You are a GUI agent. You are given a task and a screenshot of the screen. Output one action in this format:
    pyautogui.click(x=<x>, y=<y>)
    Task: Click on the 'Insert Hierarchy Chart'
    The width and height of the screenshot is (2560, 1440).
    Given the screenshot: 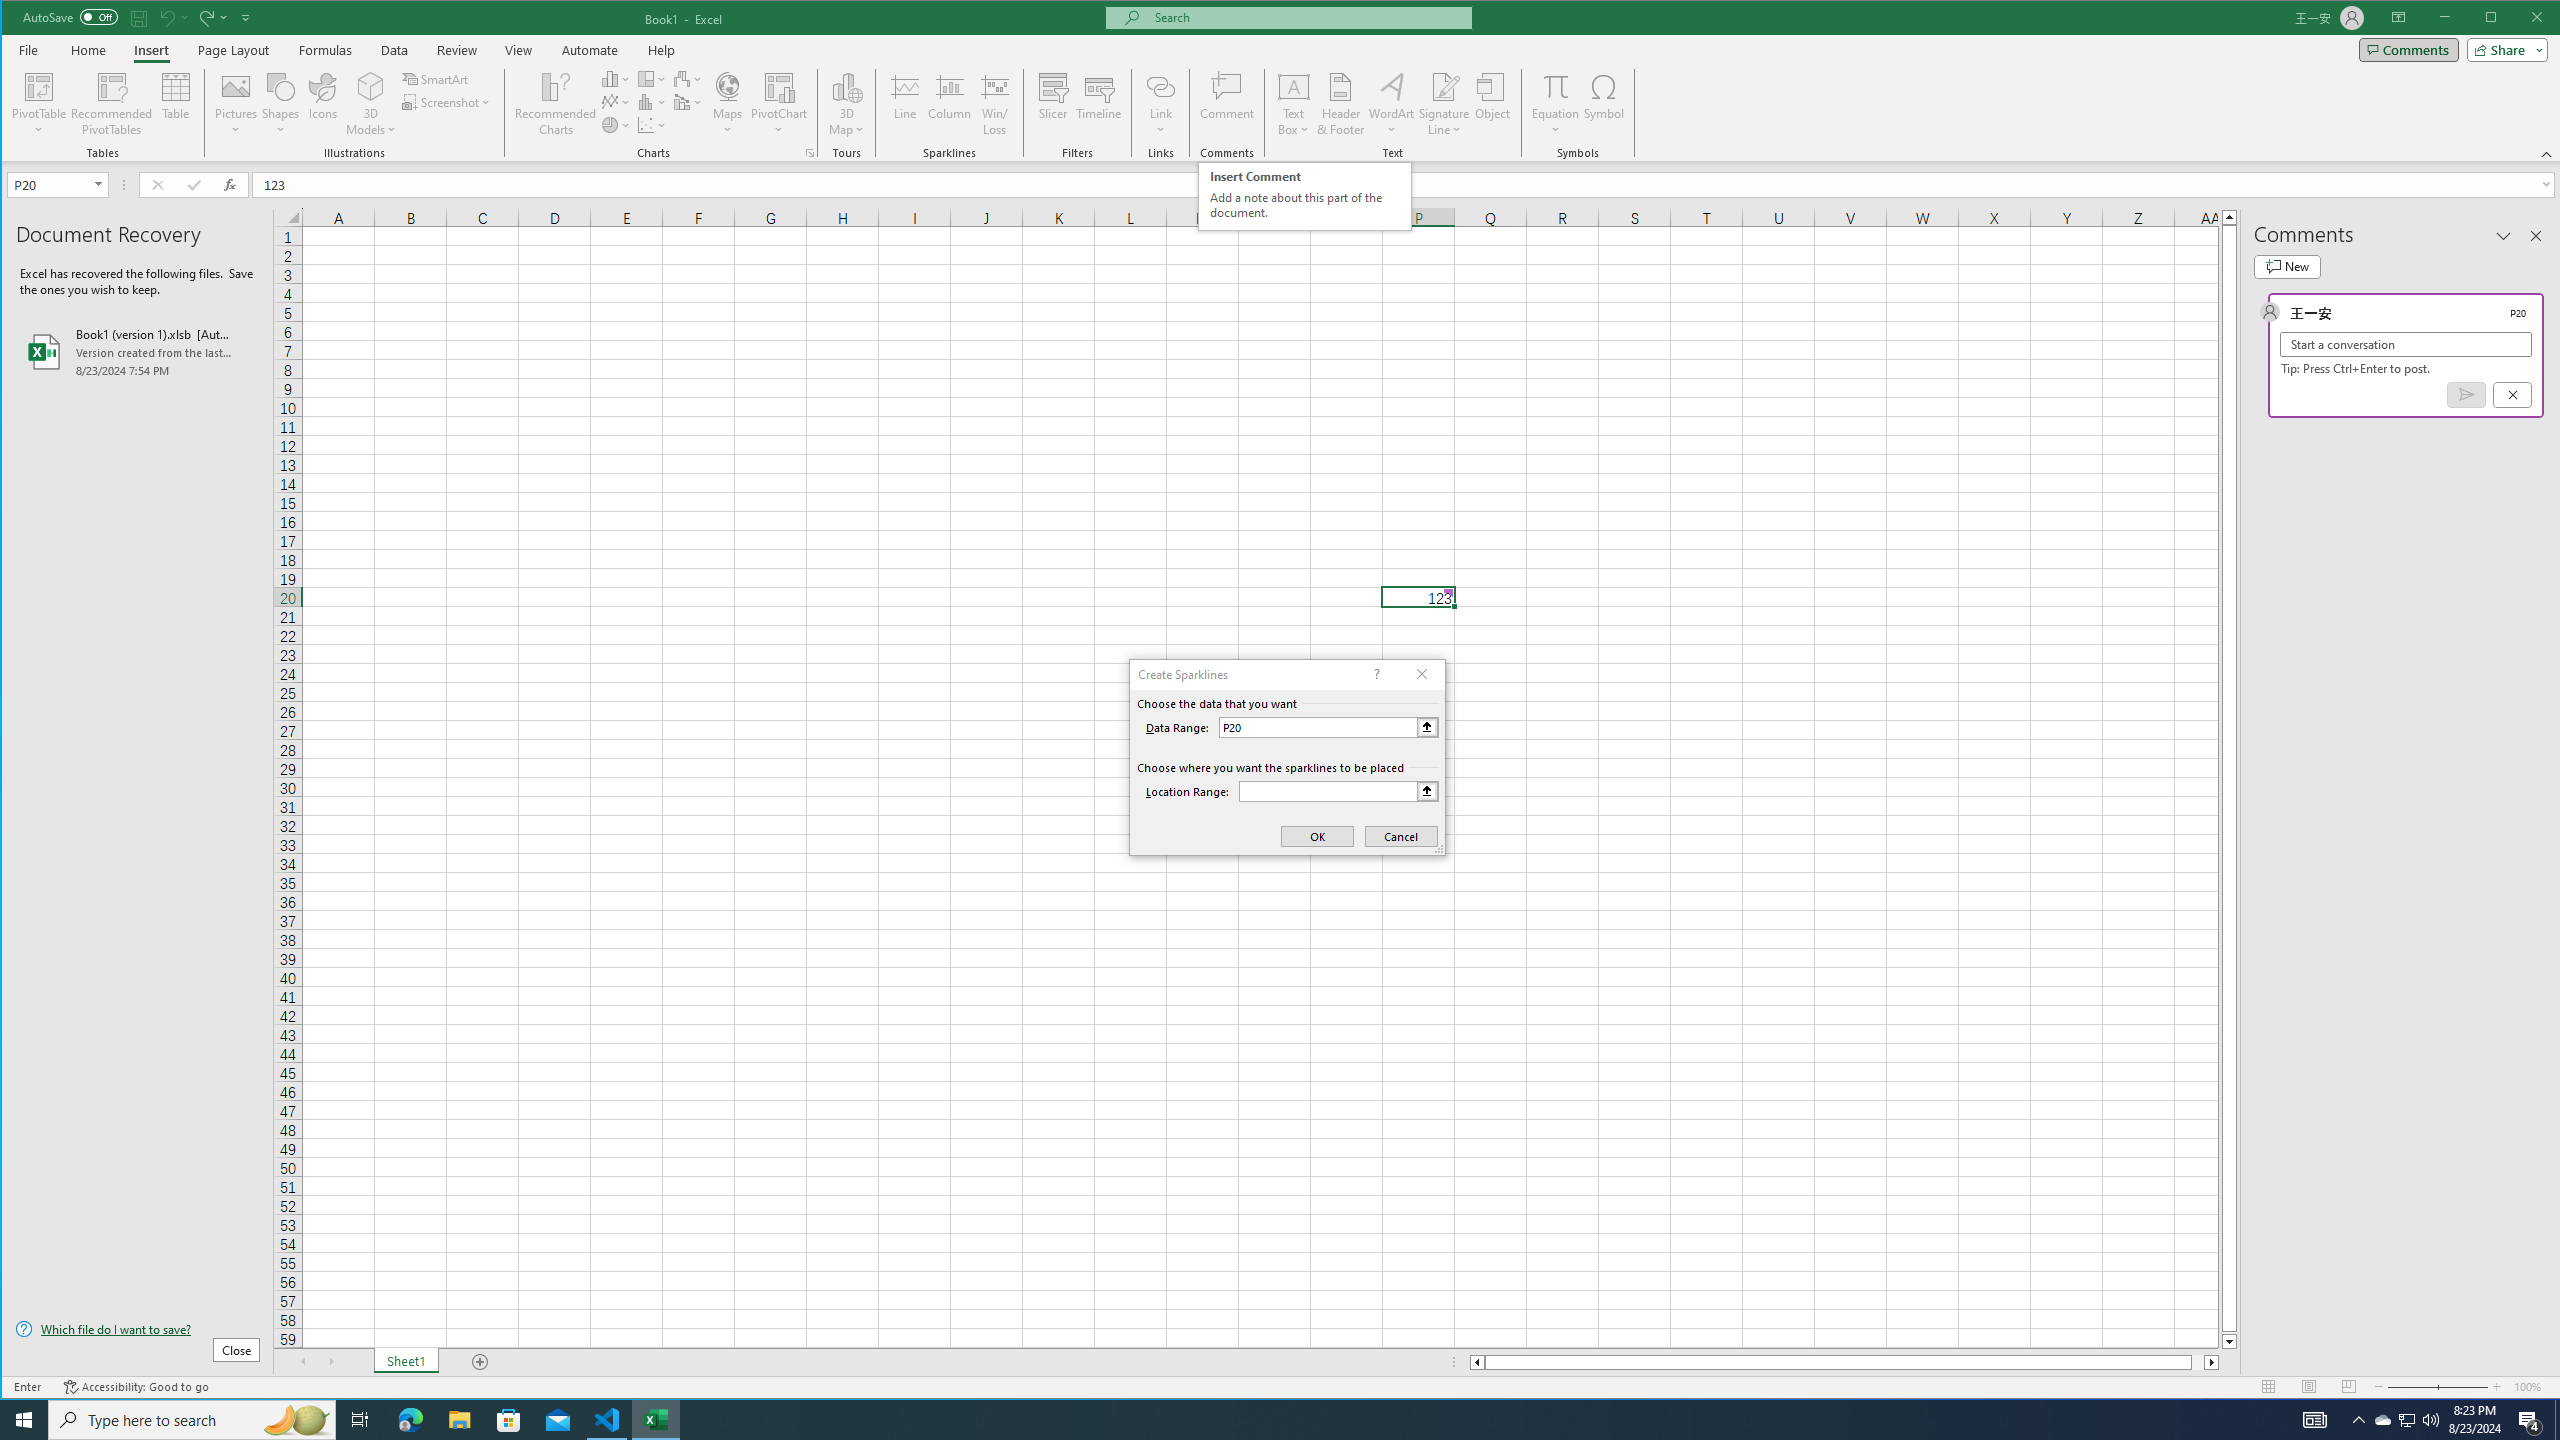 What is the action you would take?
    pyautogui.click(x=652, y=78)
    